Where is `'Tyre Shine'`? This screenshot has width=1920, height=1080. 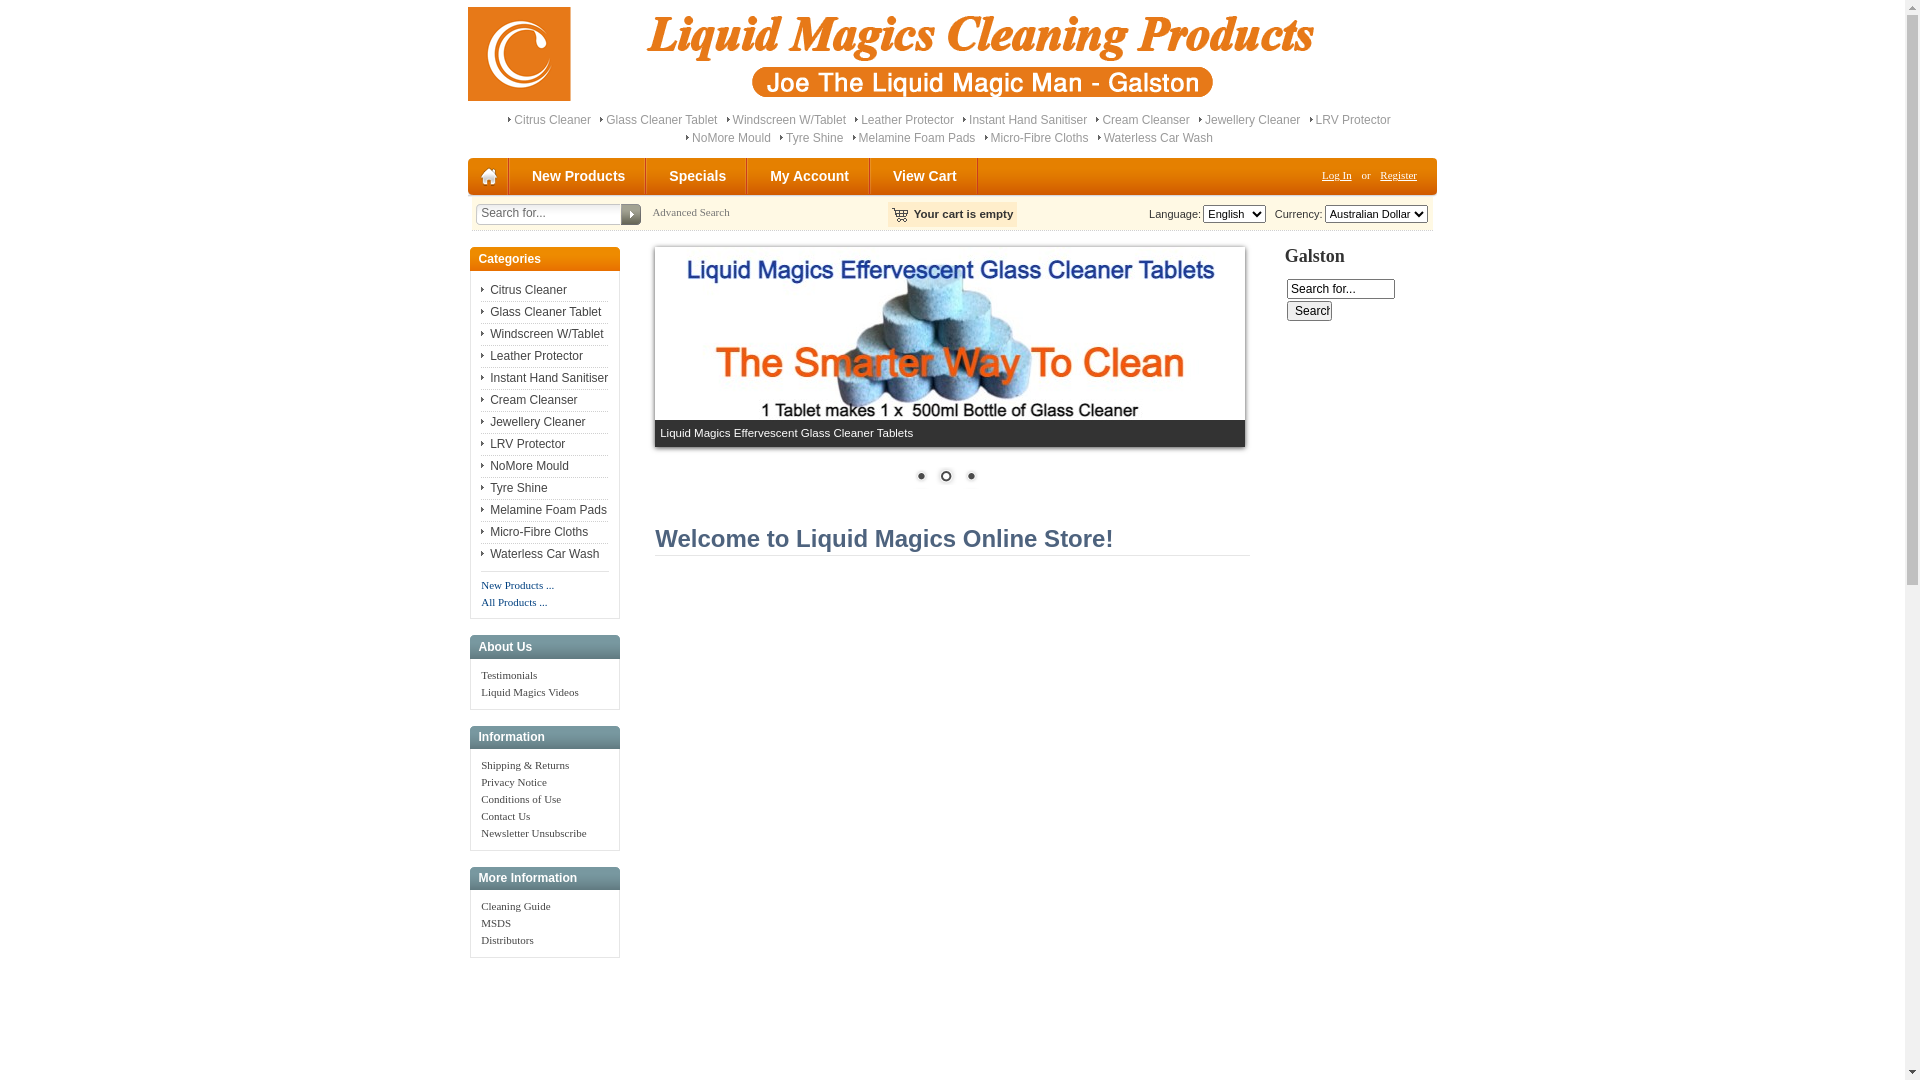 'Tyre Shine' is located at coordinates (480, 488).